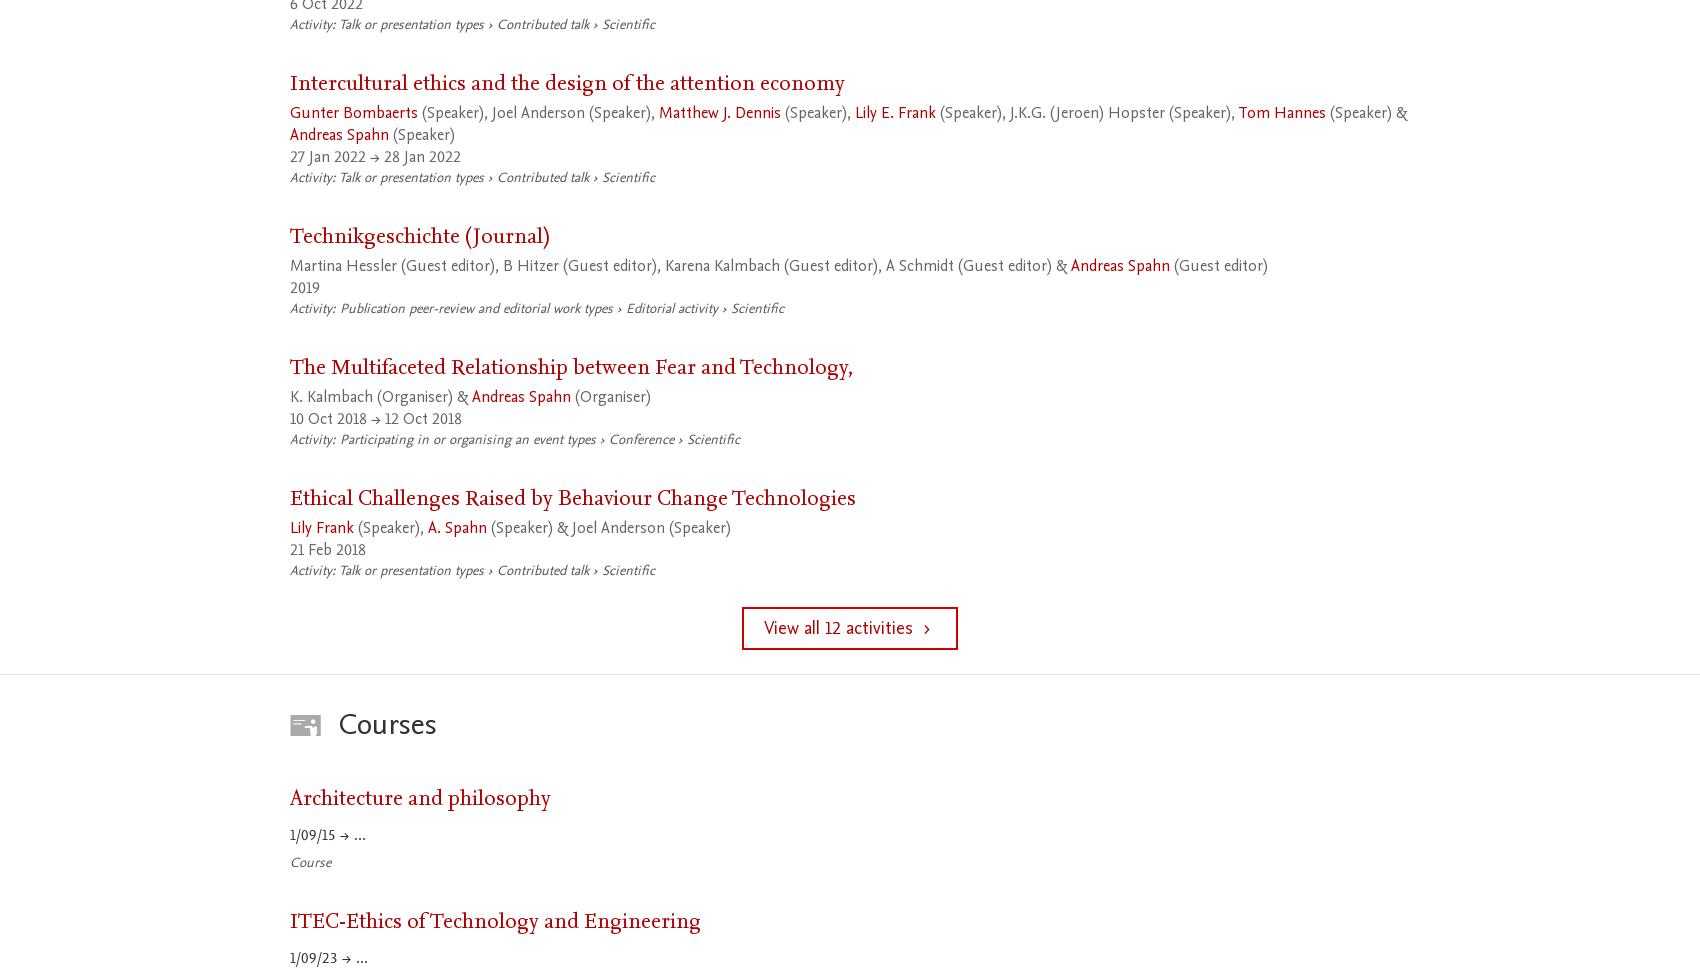 This screenshot has height=972, width=1700. Describe the element at coordinates (609, 396) in the screenshot. I see `'(Organiser)'` at that location.